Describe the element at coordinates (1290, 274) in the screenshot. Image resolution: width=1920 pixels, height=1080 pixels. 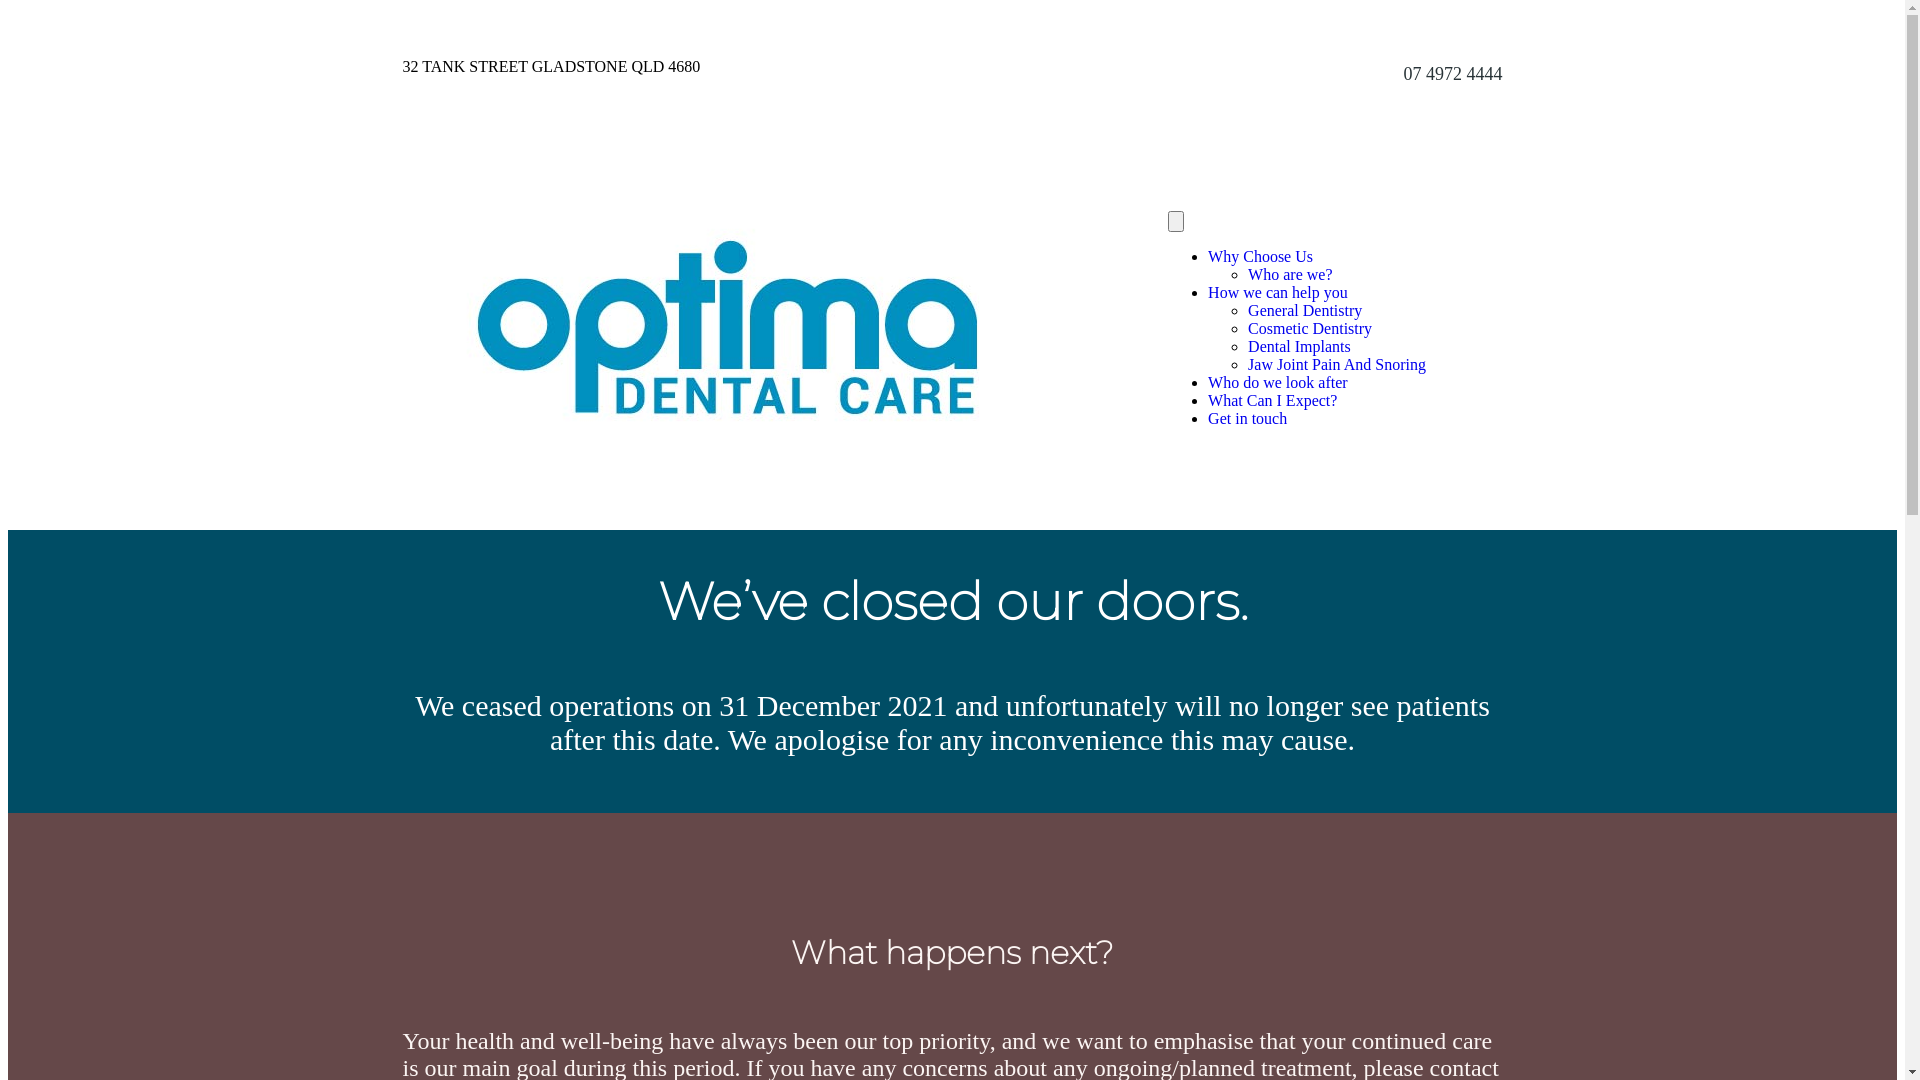
I see `'Who are we?'` at that location.